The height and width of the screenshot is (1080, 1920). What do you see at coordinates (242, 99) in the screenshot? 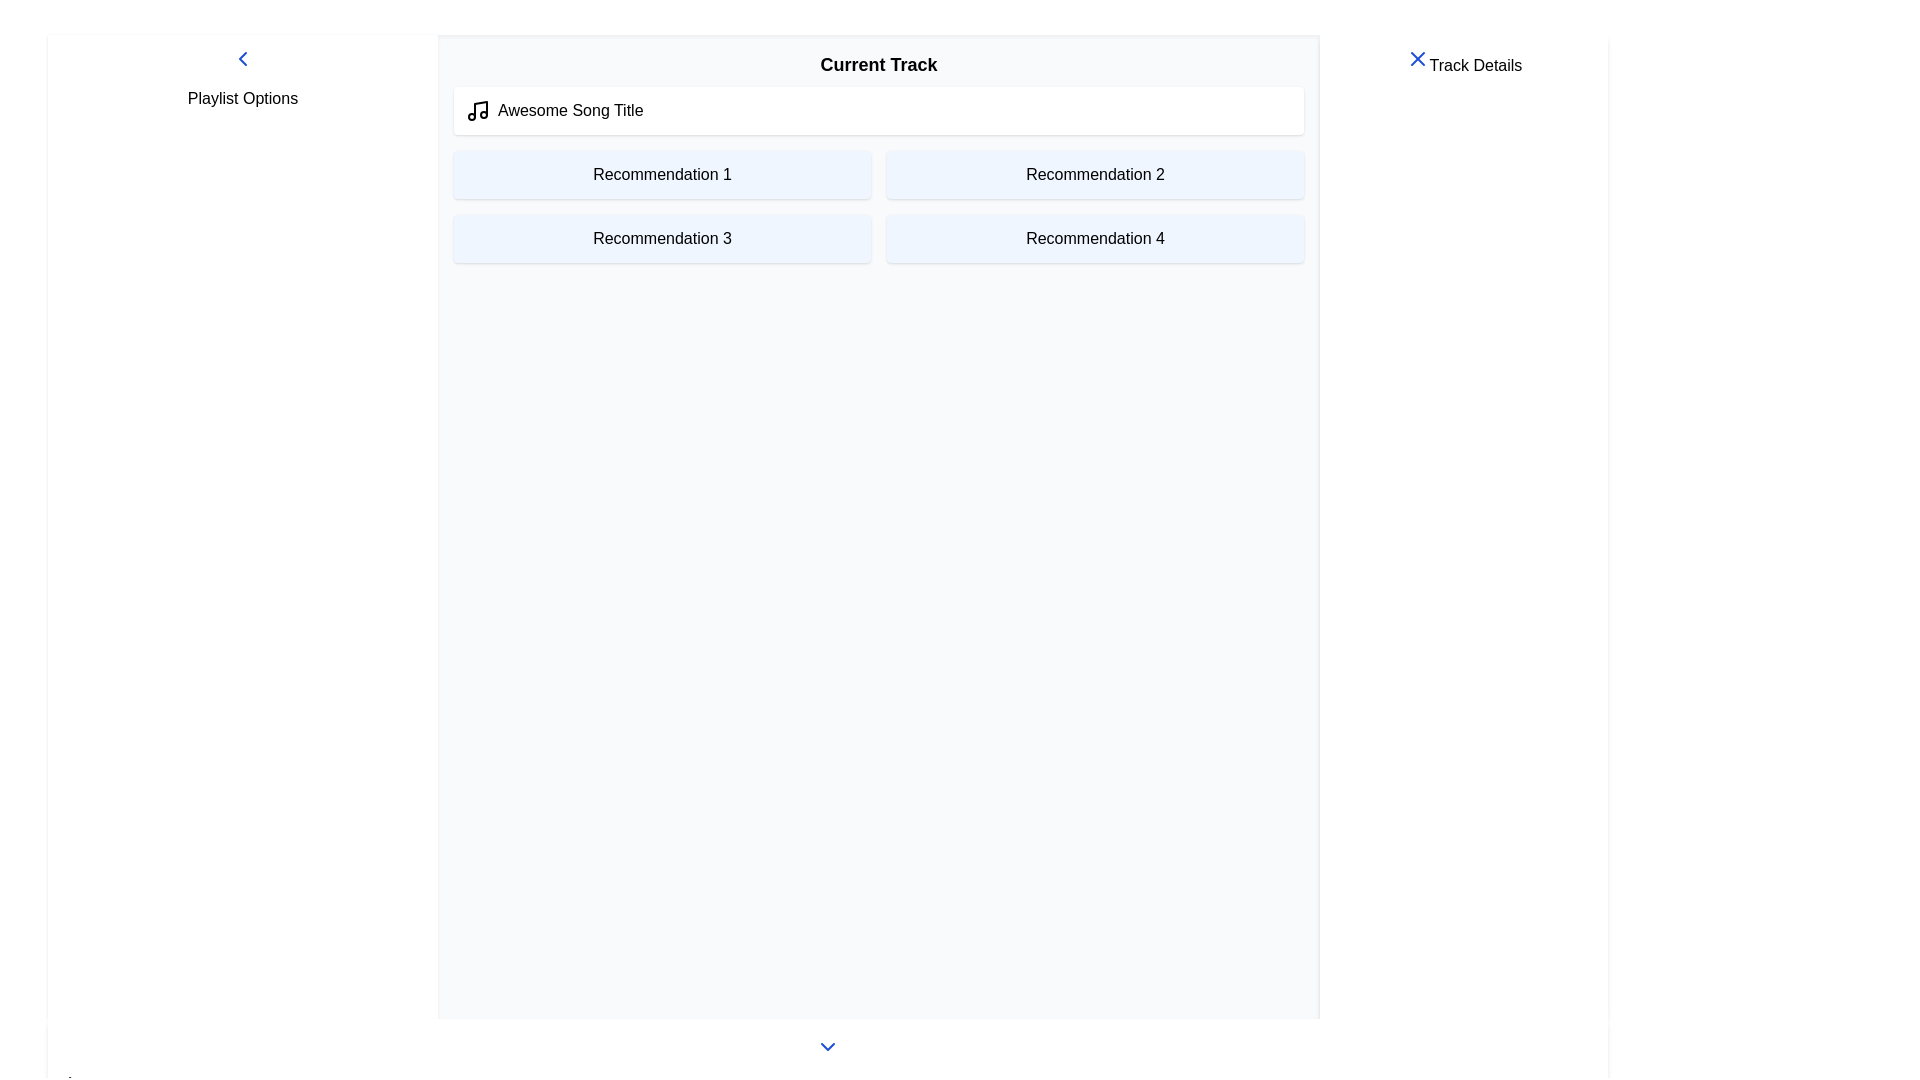
I see `the text label that serves as a header for playlist options, located near the top of the left vertical side panel` at bounding box center [242, 99].